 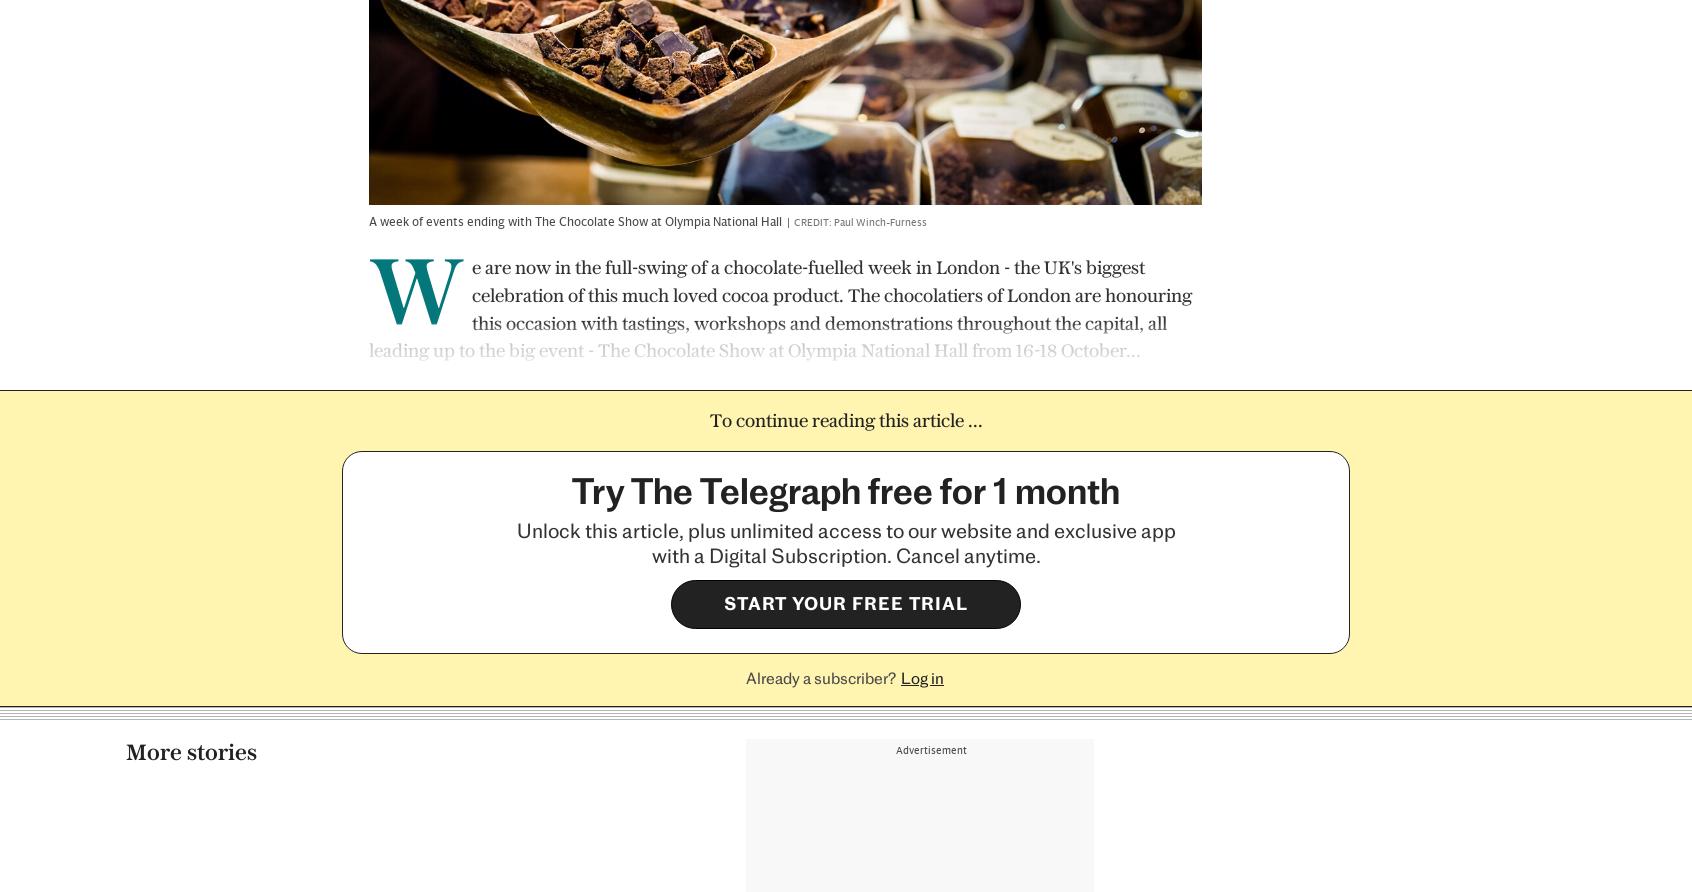 I want to click on 'Victoria Moore', so click(x=630, y=715).